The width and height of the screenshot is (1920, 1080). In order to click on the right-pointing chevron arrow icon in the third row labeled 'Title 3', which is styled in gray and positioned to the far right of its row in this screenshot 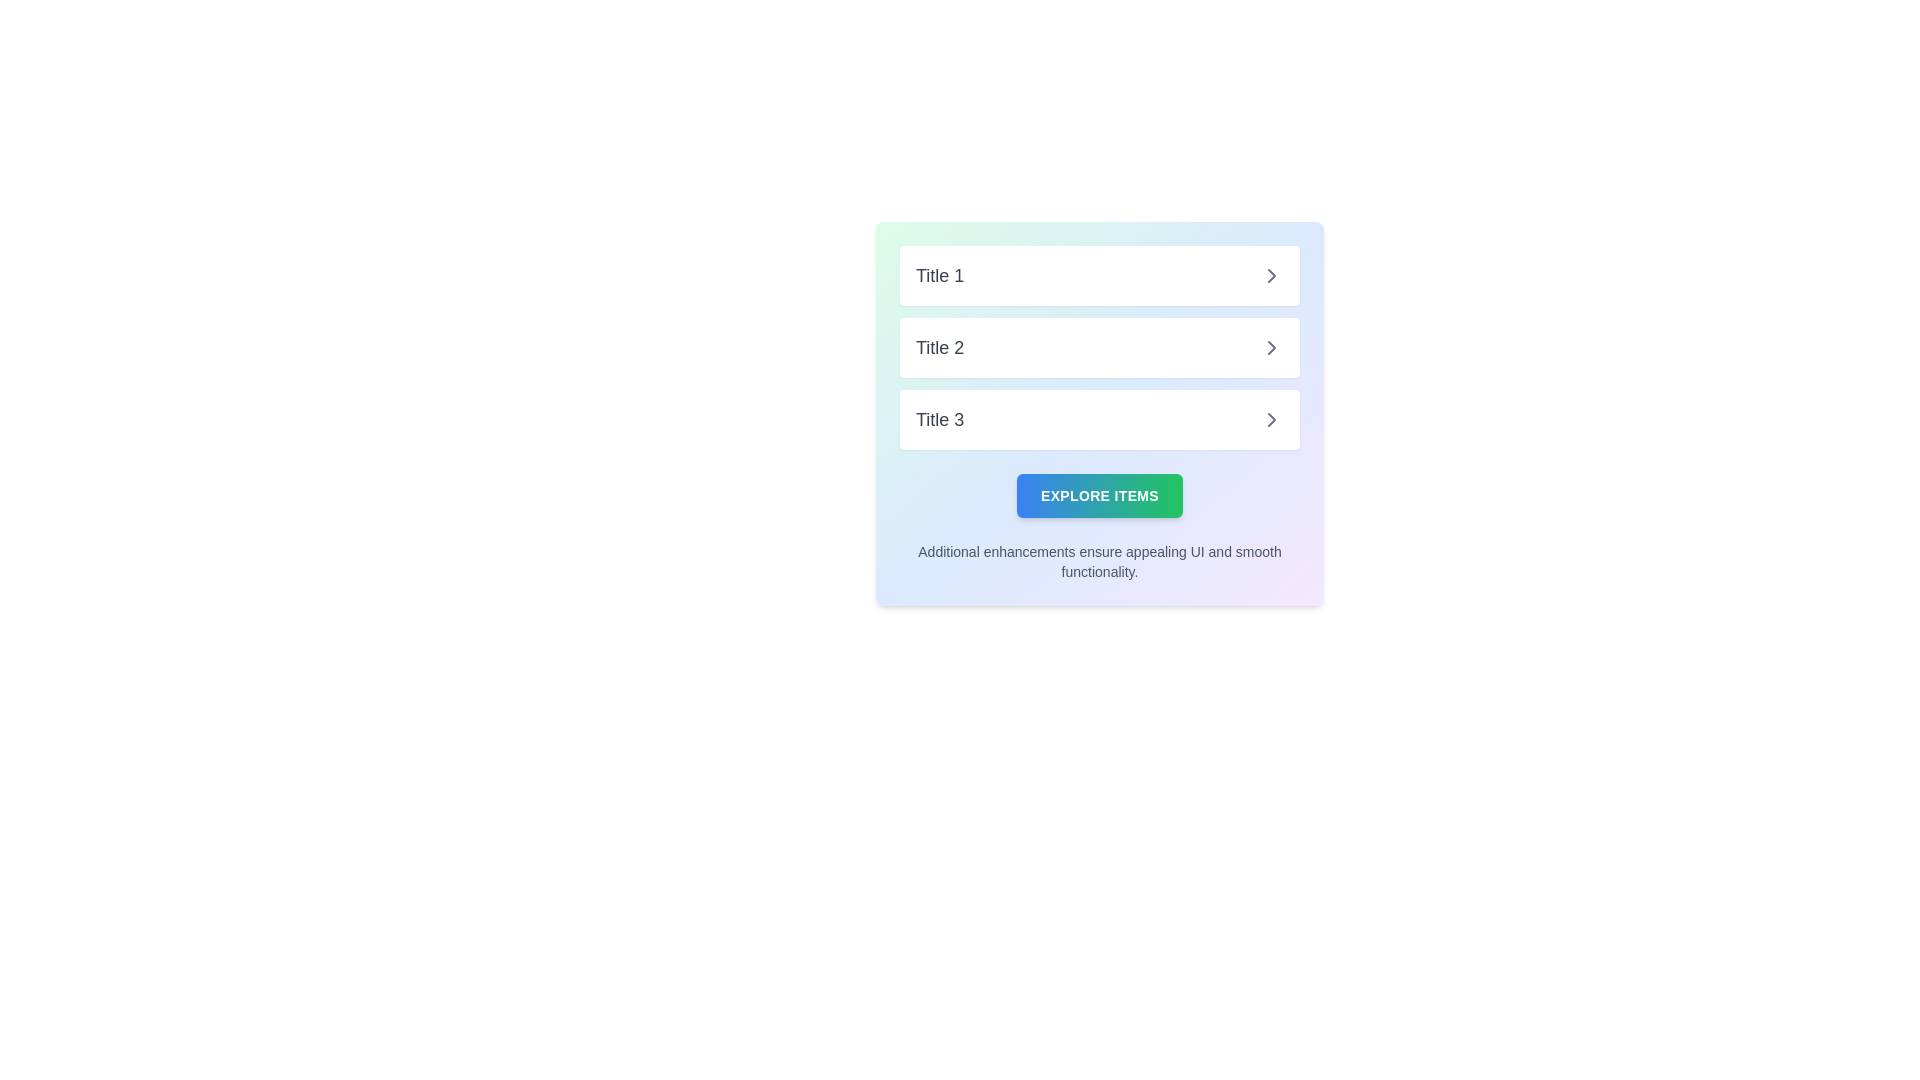, I will do `click(1271, 419)`.